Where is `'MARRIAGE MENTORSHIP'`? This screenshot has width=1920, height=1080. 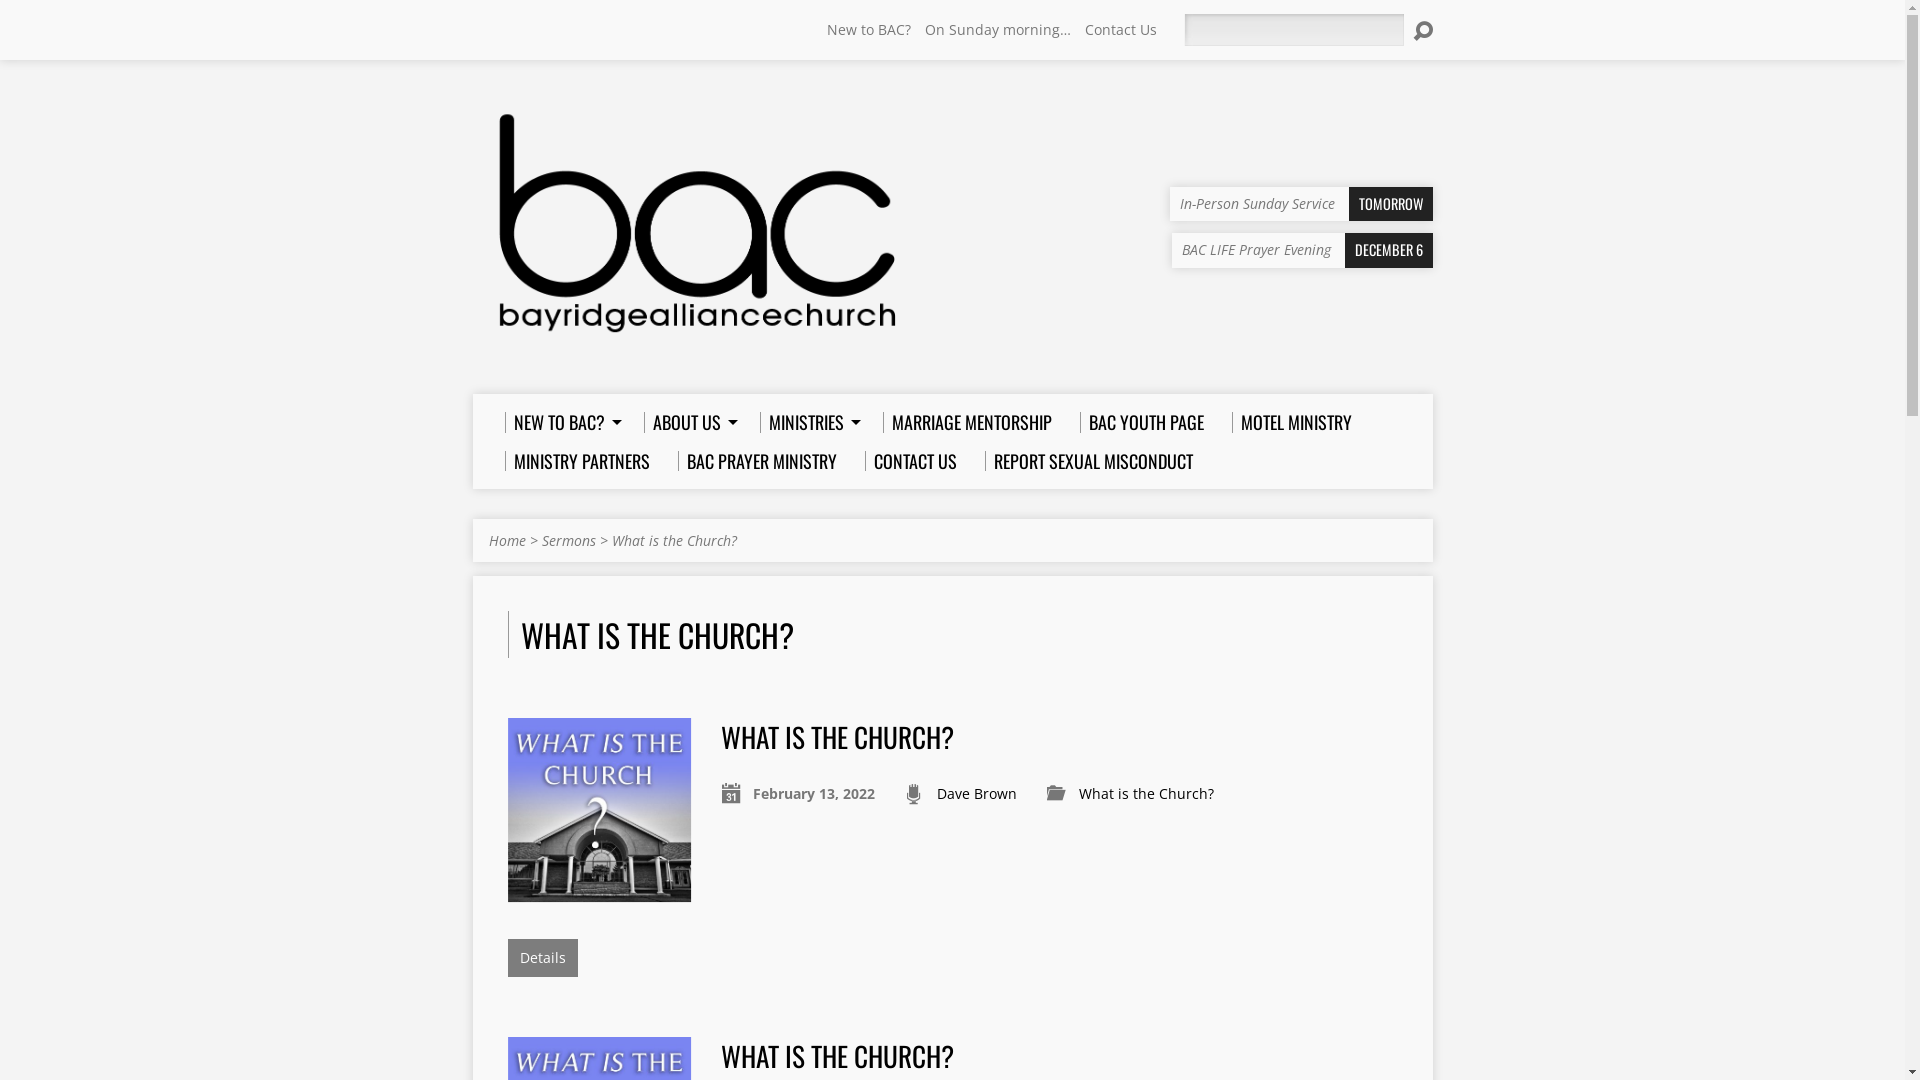 'MARRIAGE MENTORSHIP' is located at coordinates (966, 420).